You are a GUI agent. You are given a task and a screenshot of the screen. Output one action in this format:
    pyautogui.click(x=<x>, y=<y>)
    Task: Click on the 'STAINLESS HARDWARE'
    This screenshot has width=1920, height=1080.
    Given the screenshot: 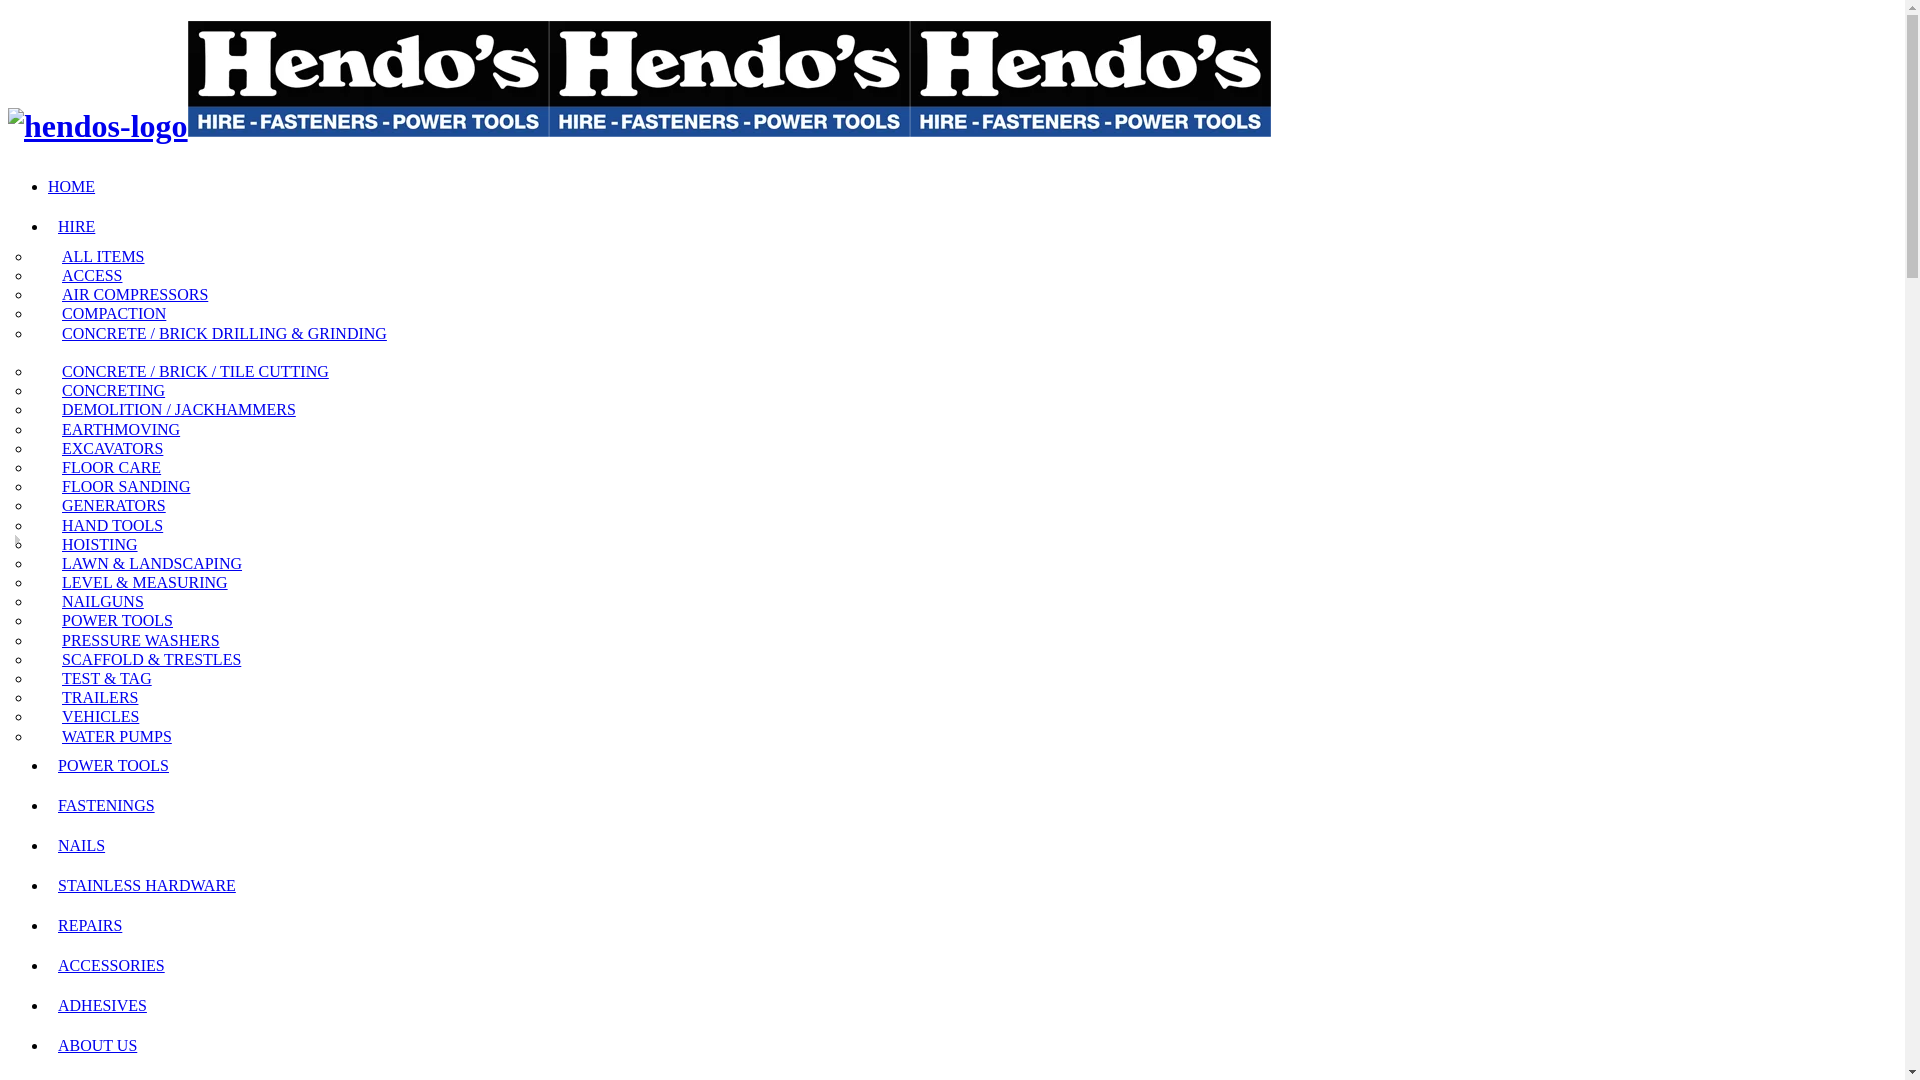 What is the action you would take?
    pyautogui.click(x=146, y=884)
    